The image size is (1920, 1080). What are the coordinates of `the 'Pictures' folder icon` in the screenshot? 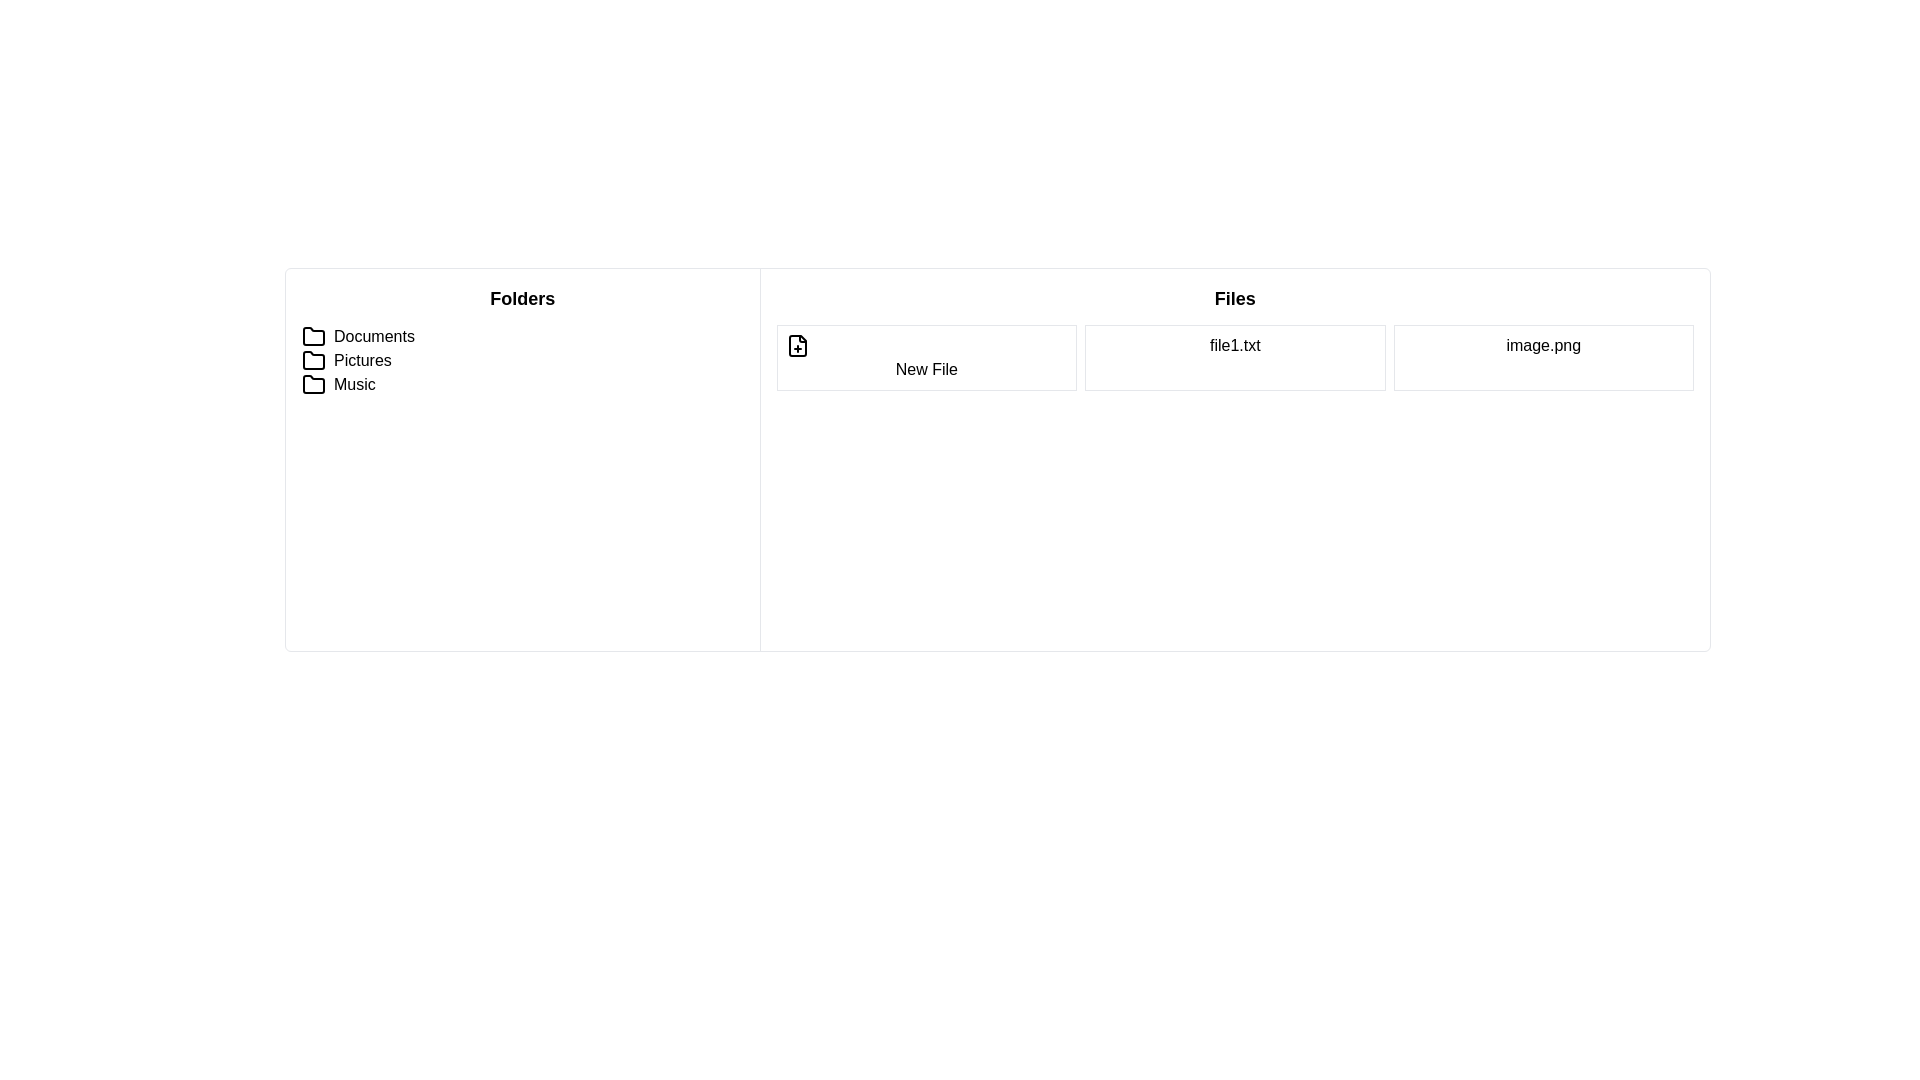 It's located at (312, 361).